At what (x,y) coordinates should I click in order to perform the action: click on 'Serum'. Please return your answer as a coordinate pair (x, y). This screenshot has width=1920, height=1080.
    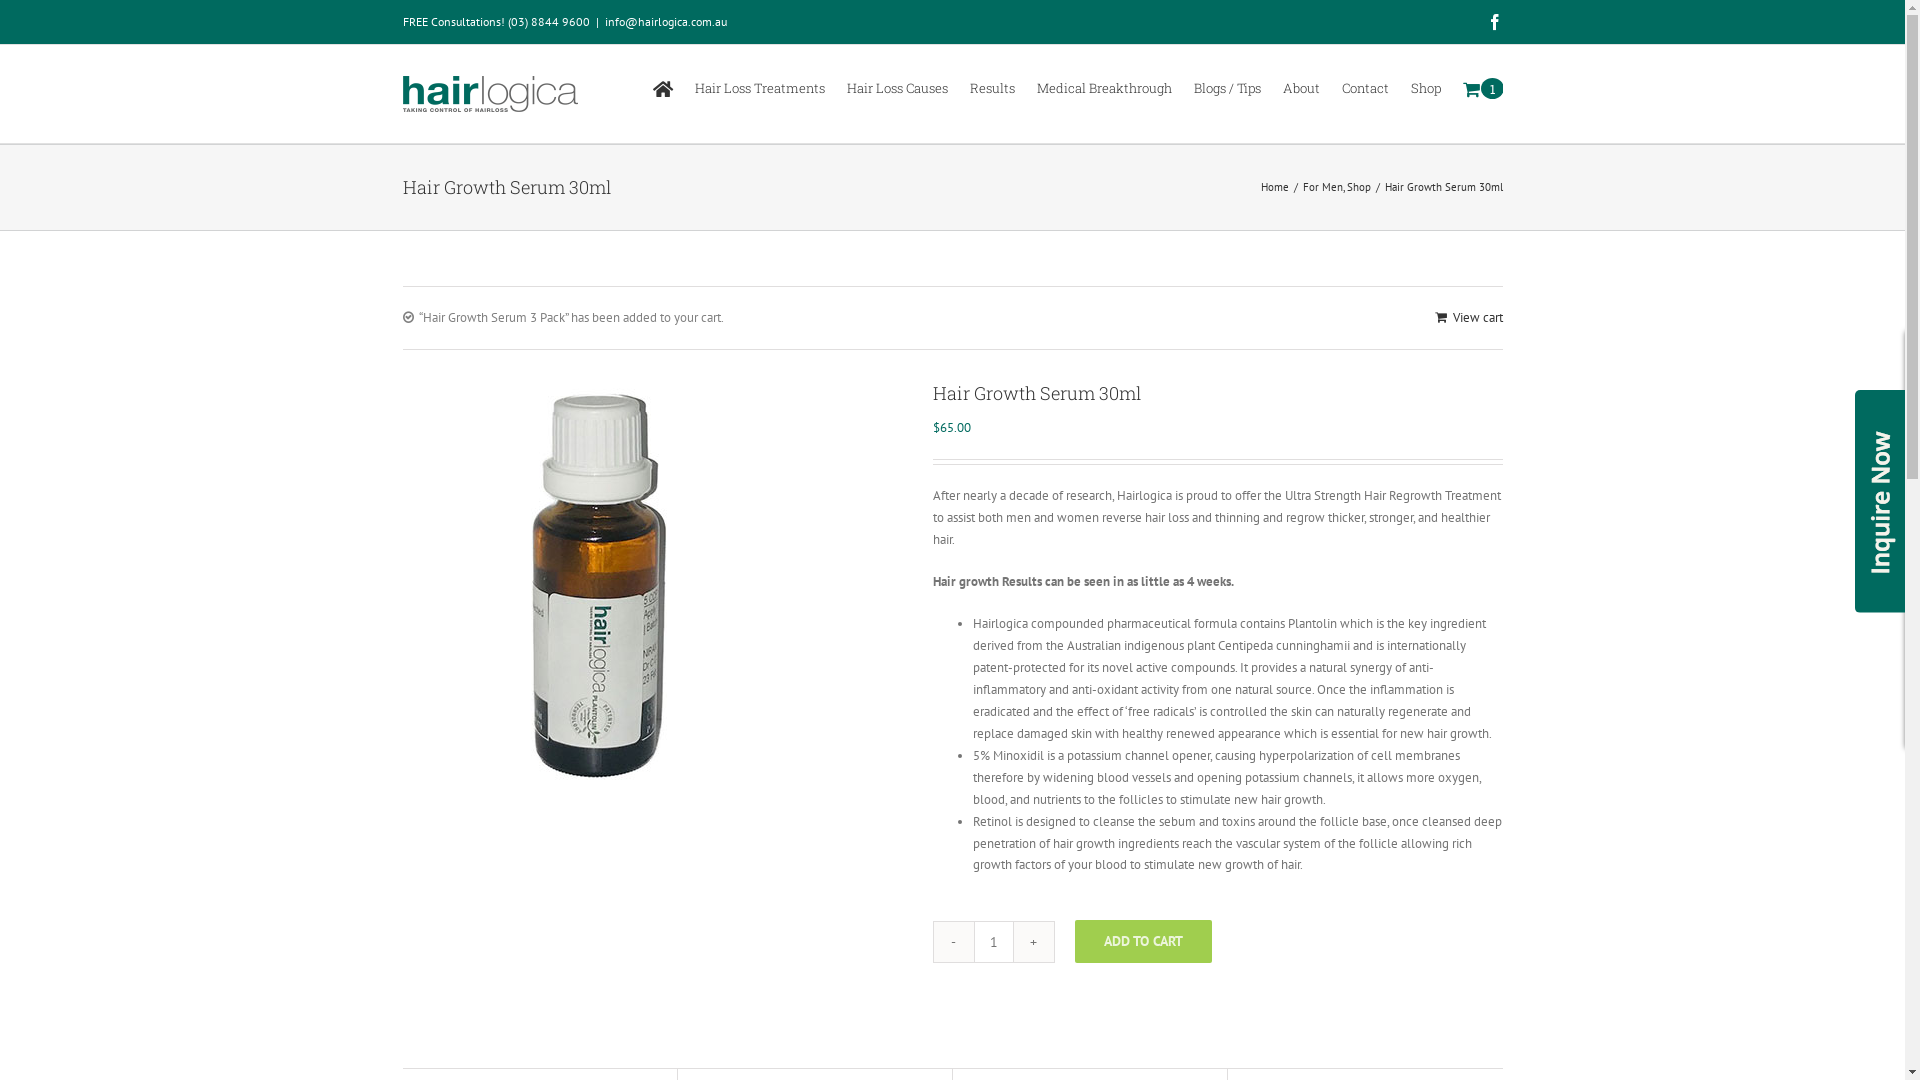
    Looking at the image, I should click on (652, 579).